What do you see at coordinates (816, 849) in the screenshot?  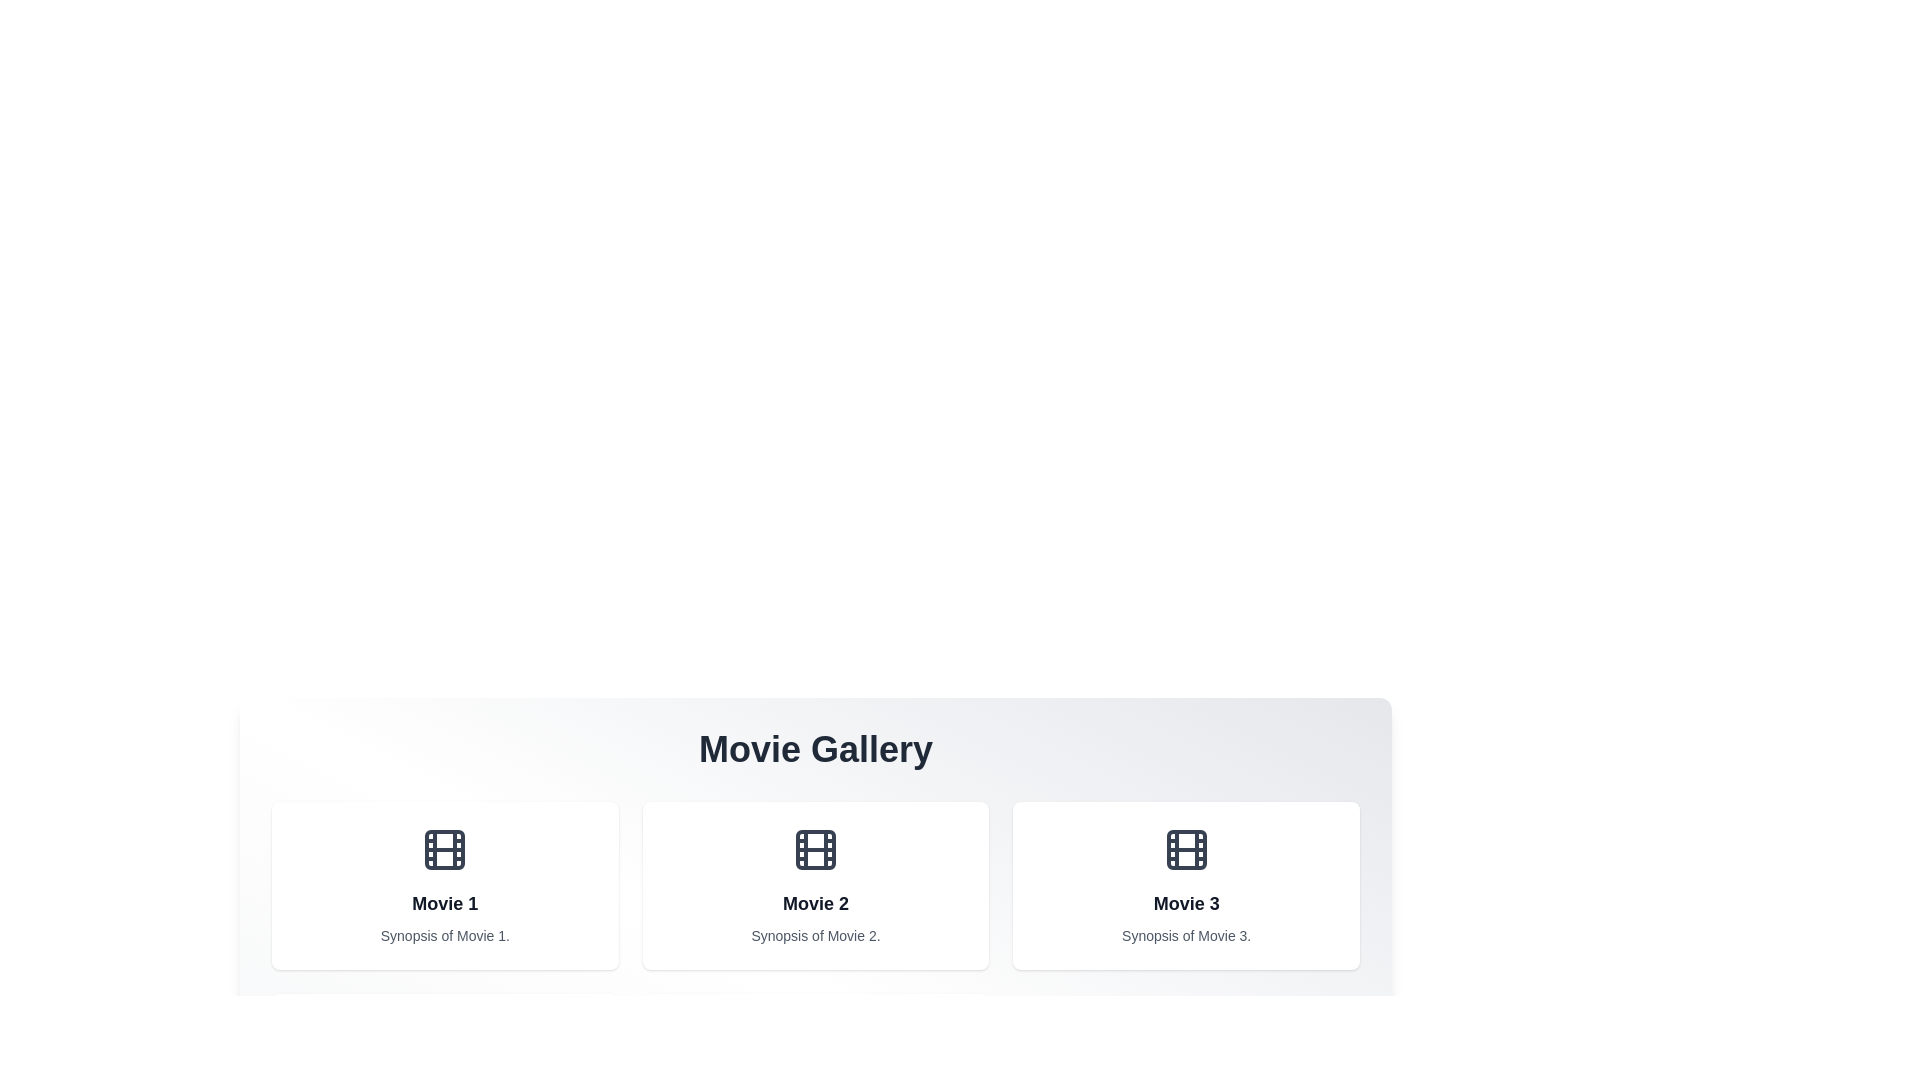 I see `the decorative visual element of the film reel icon representing 'Movie 2' in the movie gallery interface` at bounding box center [816, 849].